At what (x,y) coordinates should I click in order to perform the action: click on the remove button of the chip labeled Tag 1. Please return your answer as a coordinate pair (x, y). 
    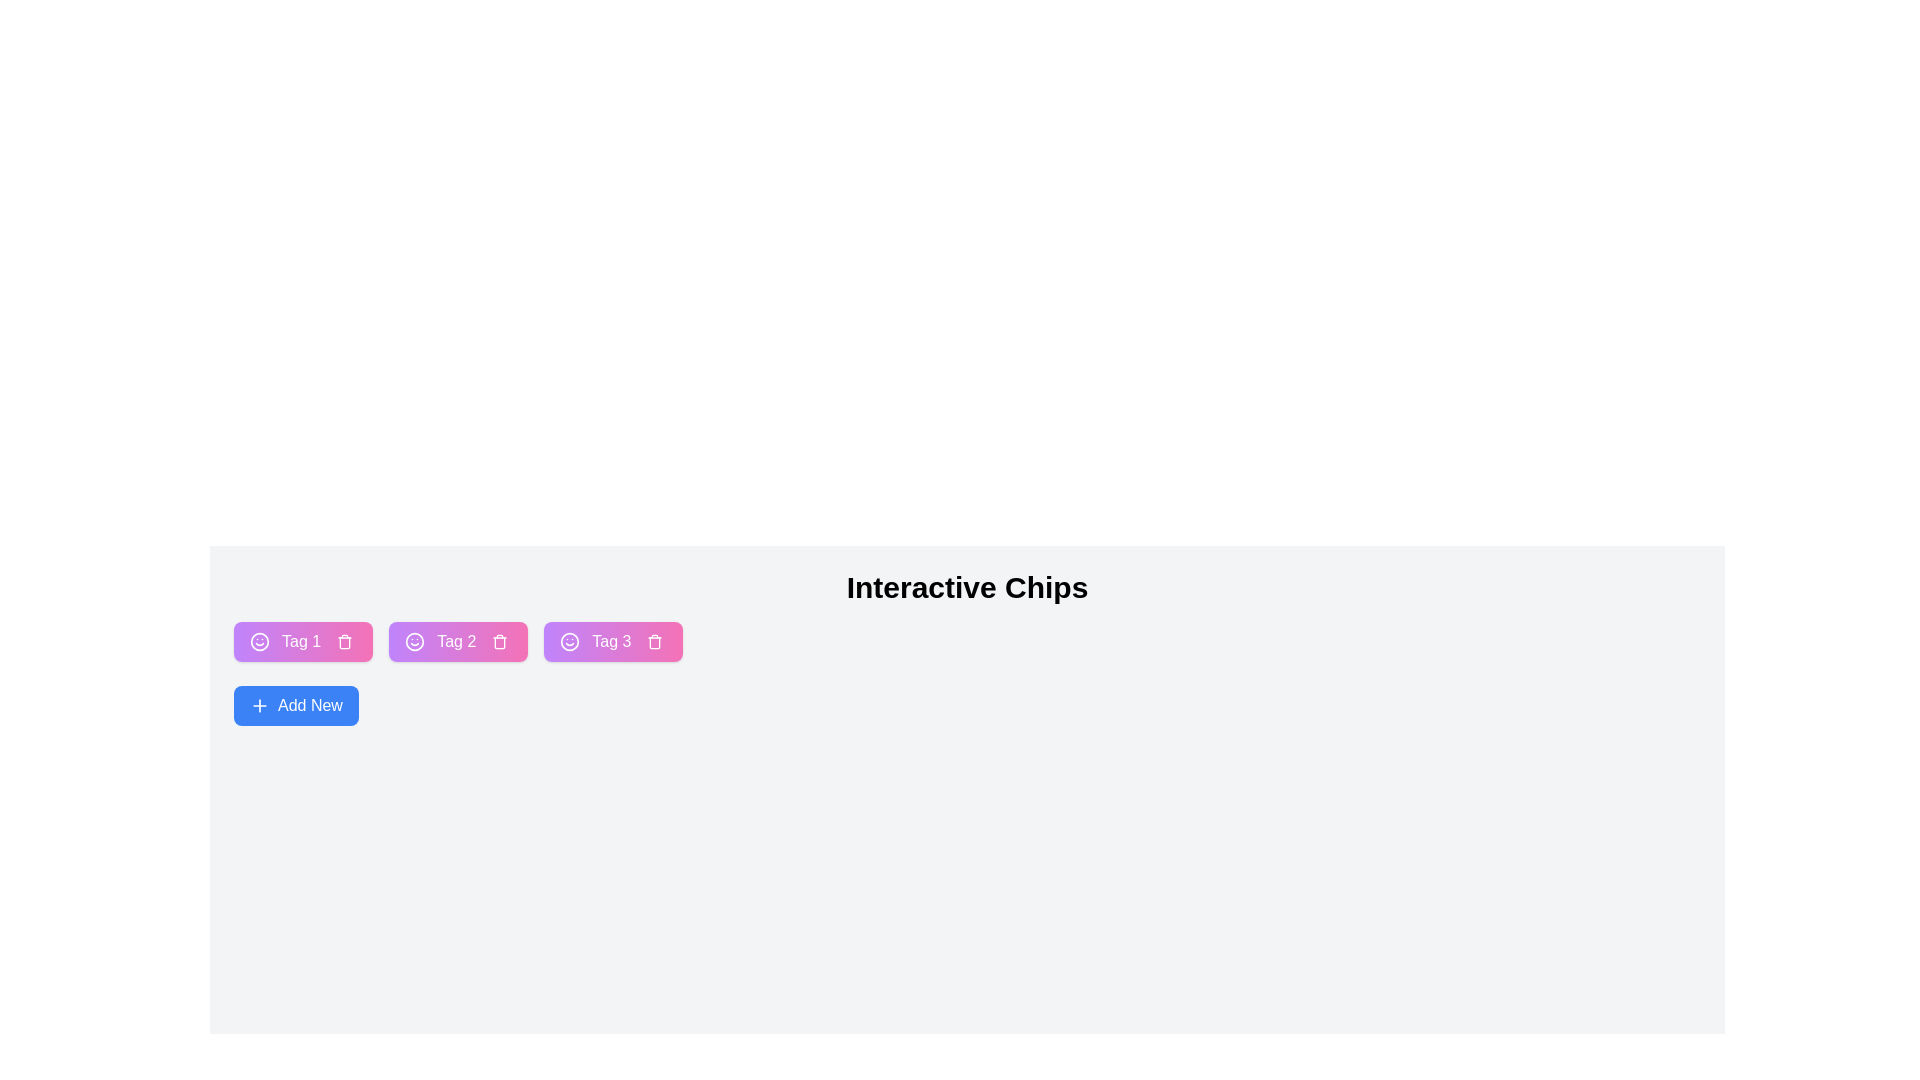
    Looking at the image, I should click on (345, 641).